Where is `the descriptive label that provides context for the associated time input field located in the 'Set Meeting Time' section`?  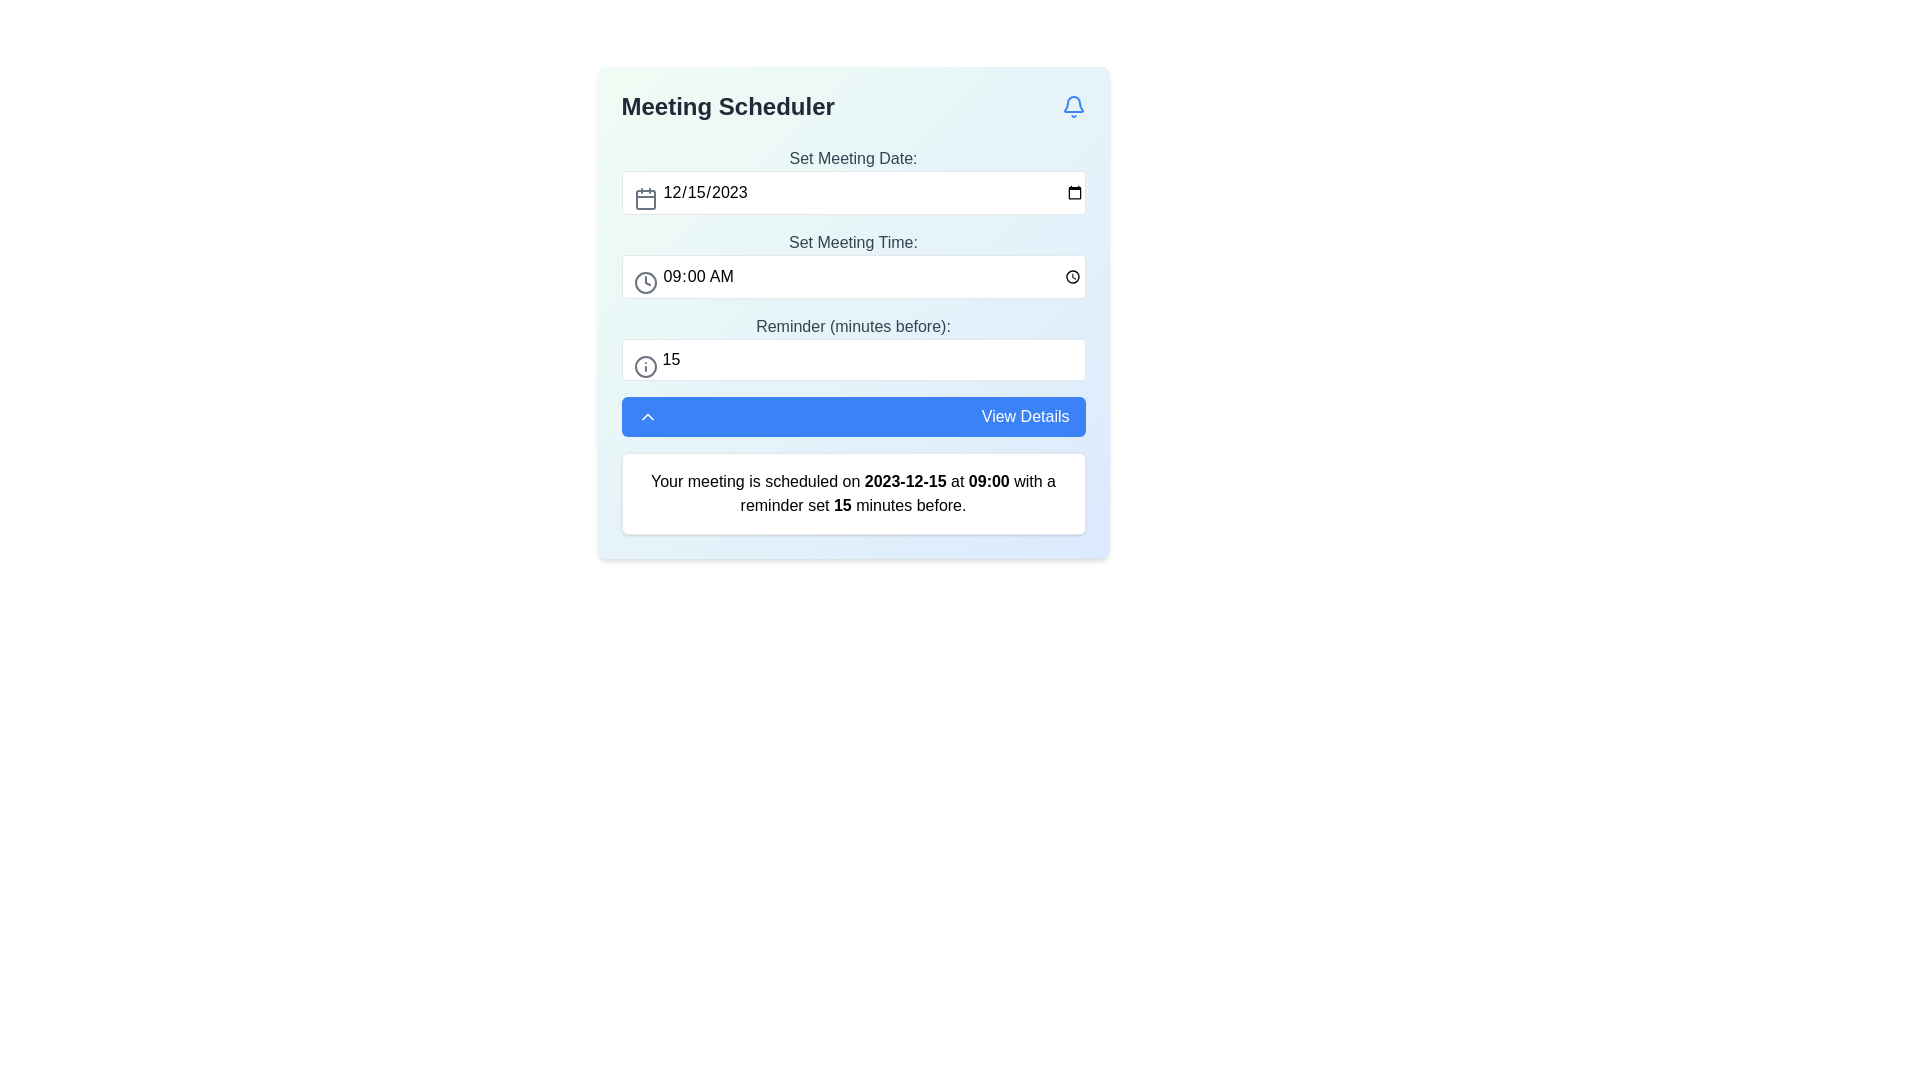
the descriptive label that provides context for the associated time input field located in the 'Set Meeting Time' section is located at coordinates (853, 242).